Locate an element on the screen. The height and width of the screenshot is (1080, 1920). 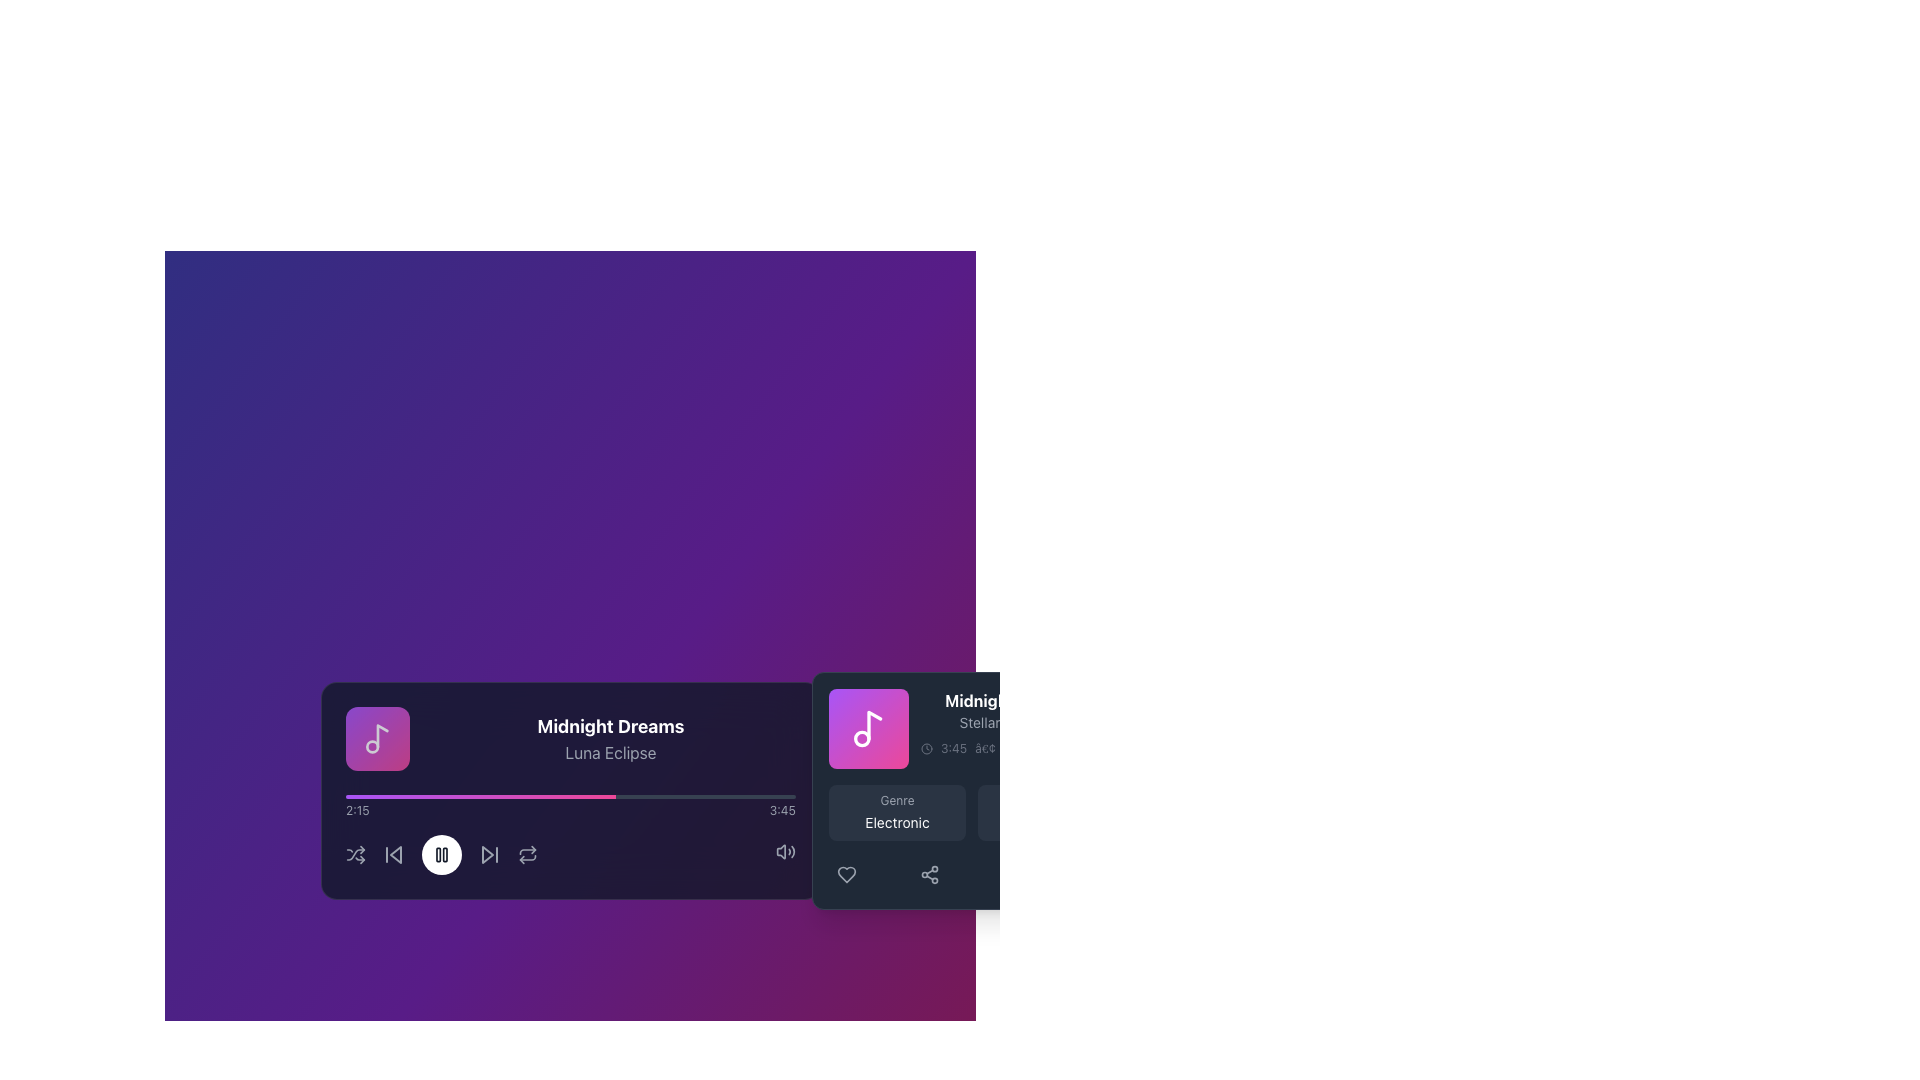
the play/pause button is located at coordinates (440, 855).